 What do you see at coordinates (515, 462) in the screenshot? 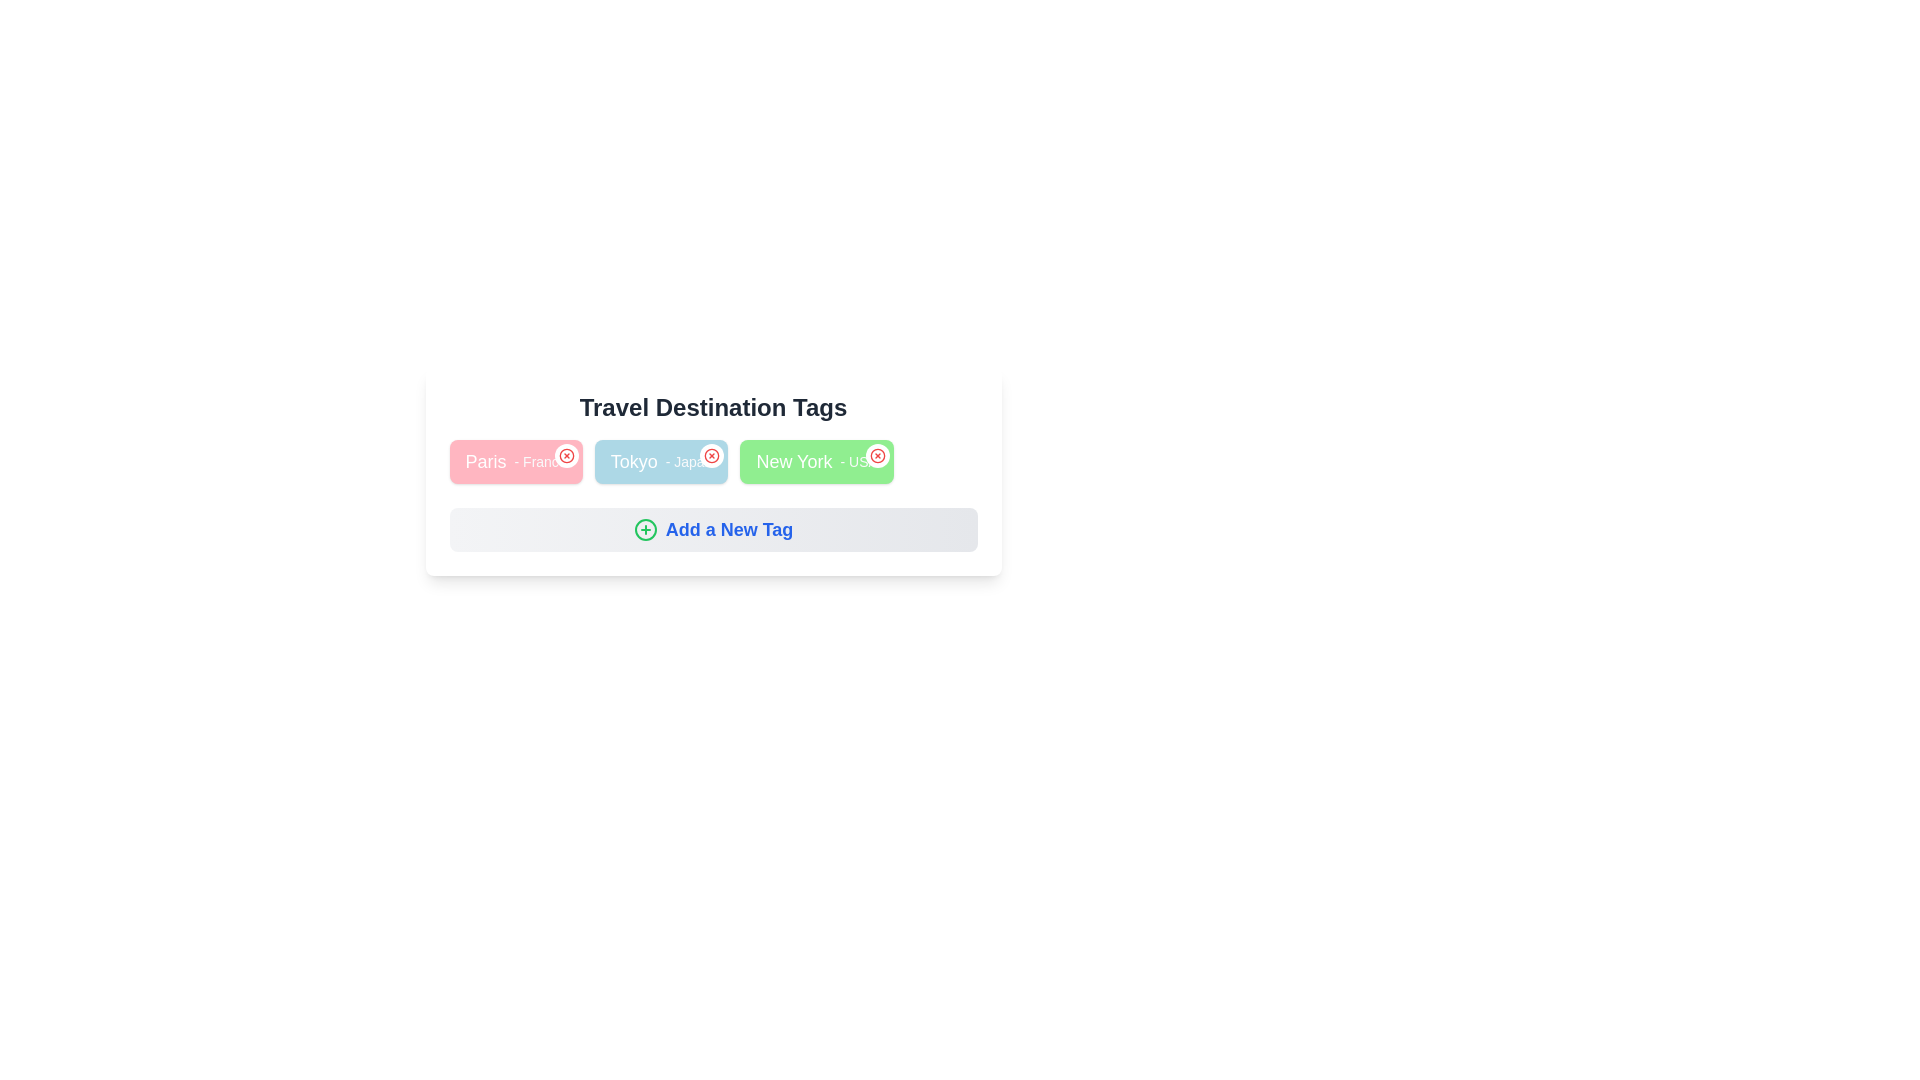
I see `the tag Paris- France to observe its hover effect` at bounding box center [515, 462].